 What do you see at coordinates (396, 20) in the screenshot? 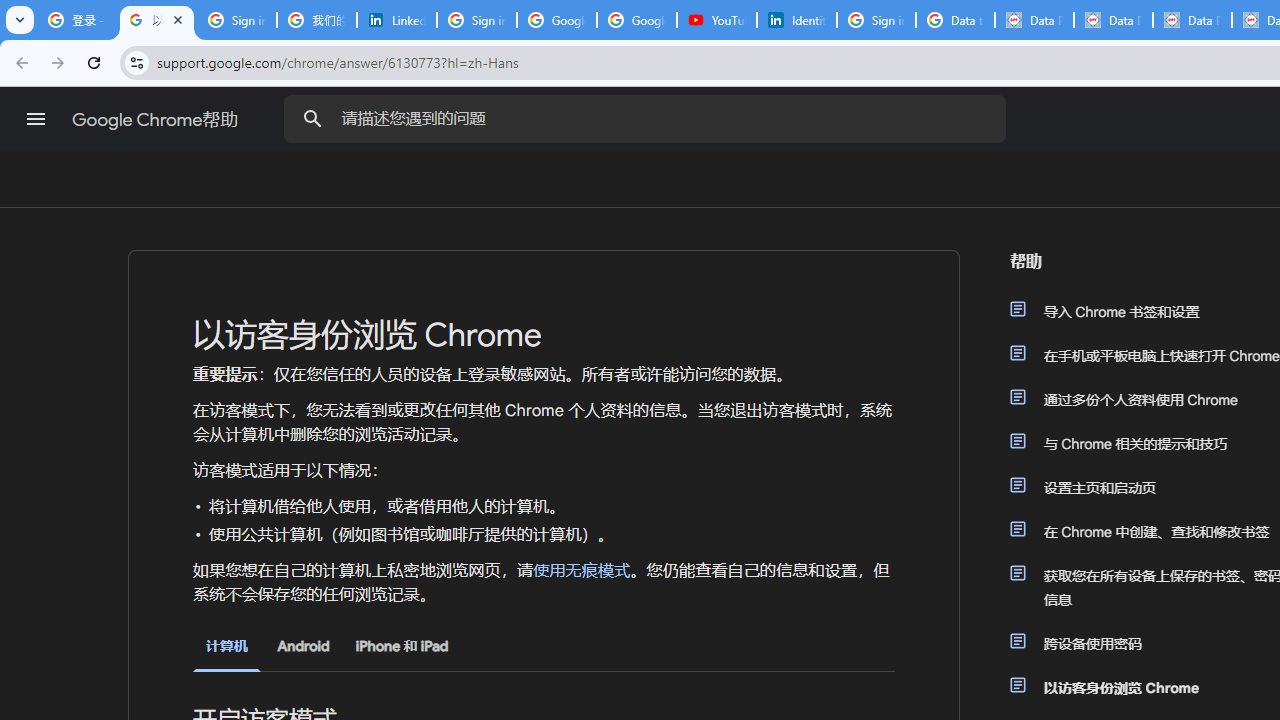
I see `'LinkedIn Privacy Policy'` at bounding box center [396, 20].